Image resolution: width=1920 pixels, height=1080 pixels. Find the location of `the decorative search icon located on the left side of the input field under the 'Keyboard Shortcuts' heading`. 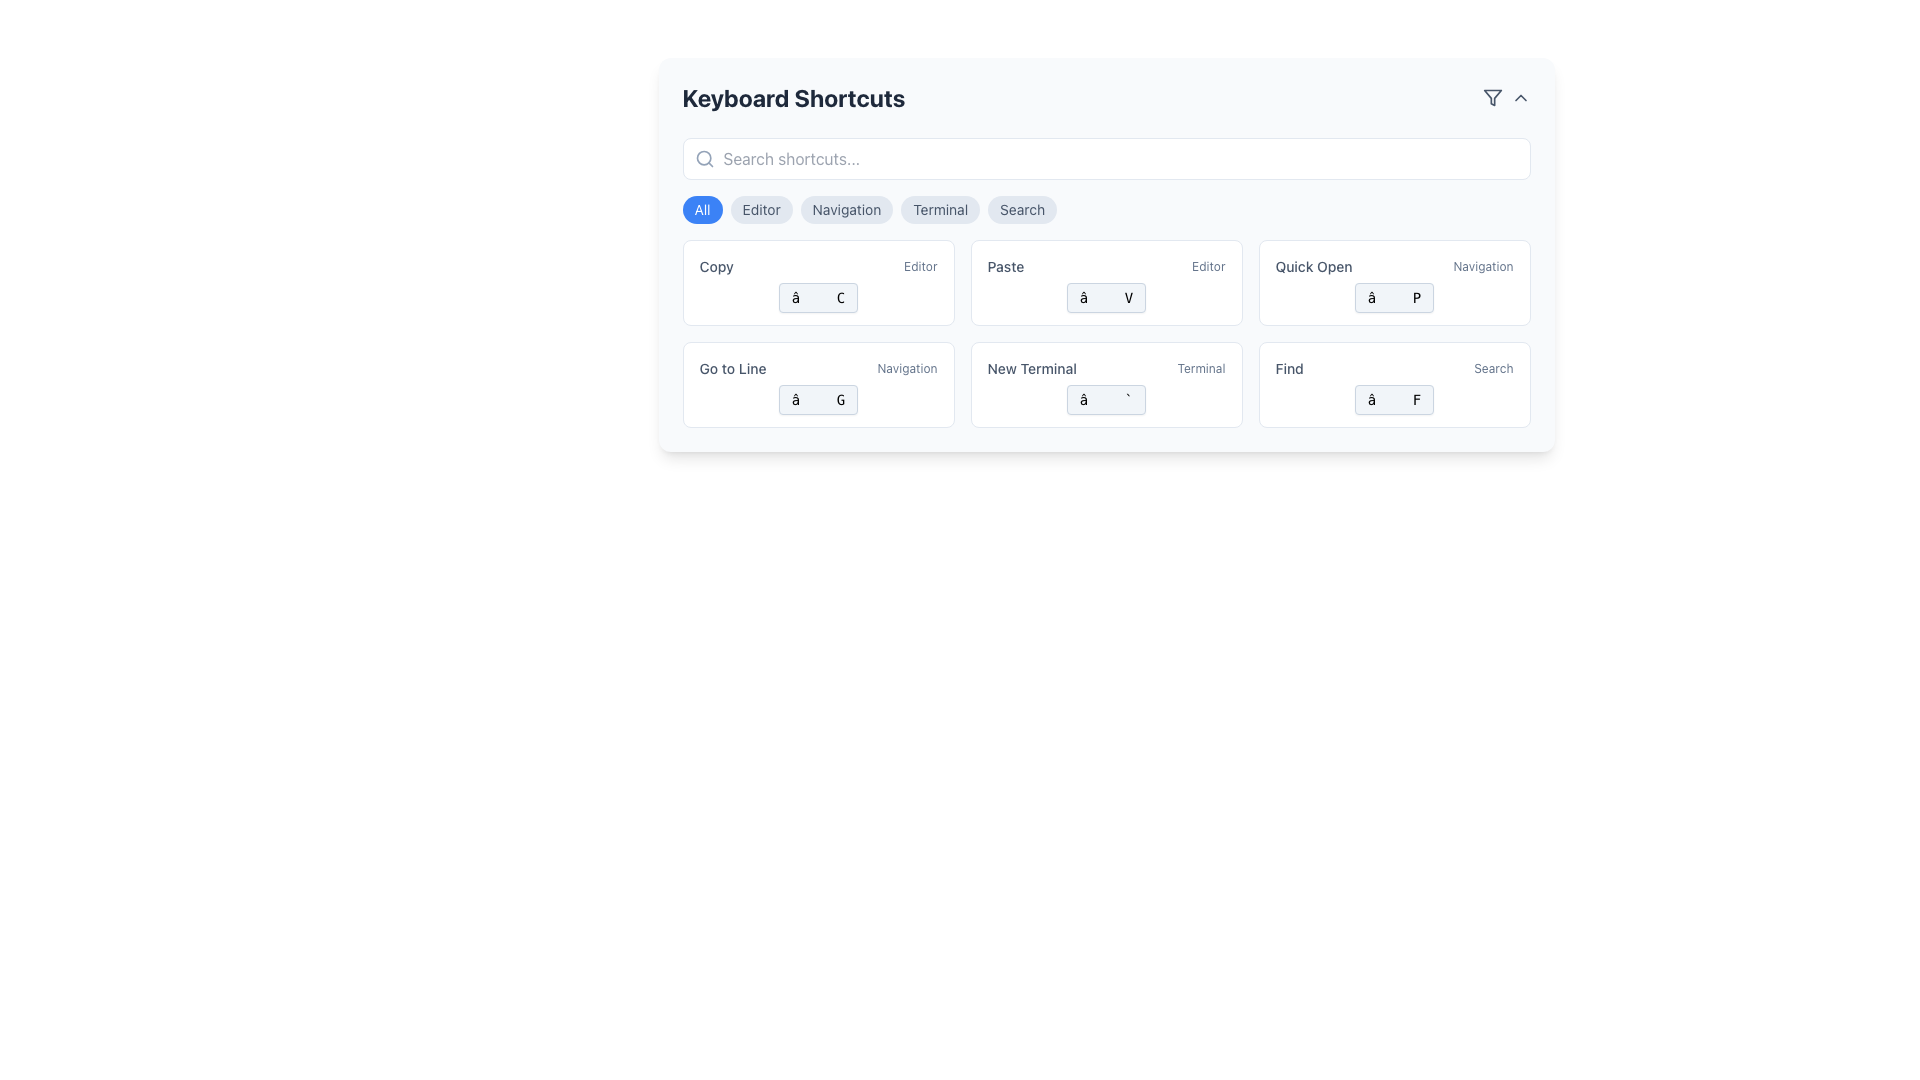

the decorative search icon located on the left side of the input field under the 'Keyboard Shortcuts' heading is located at coordinates (704, 157).